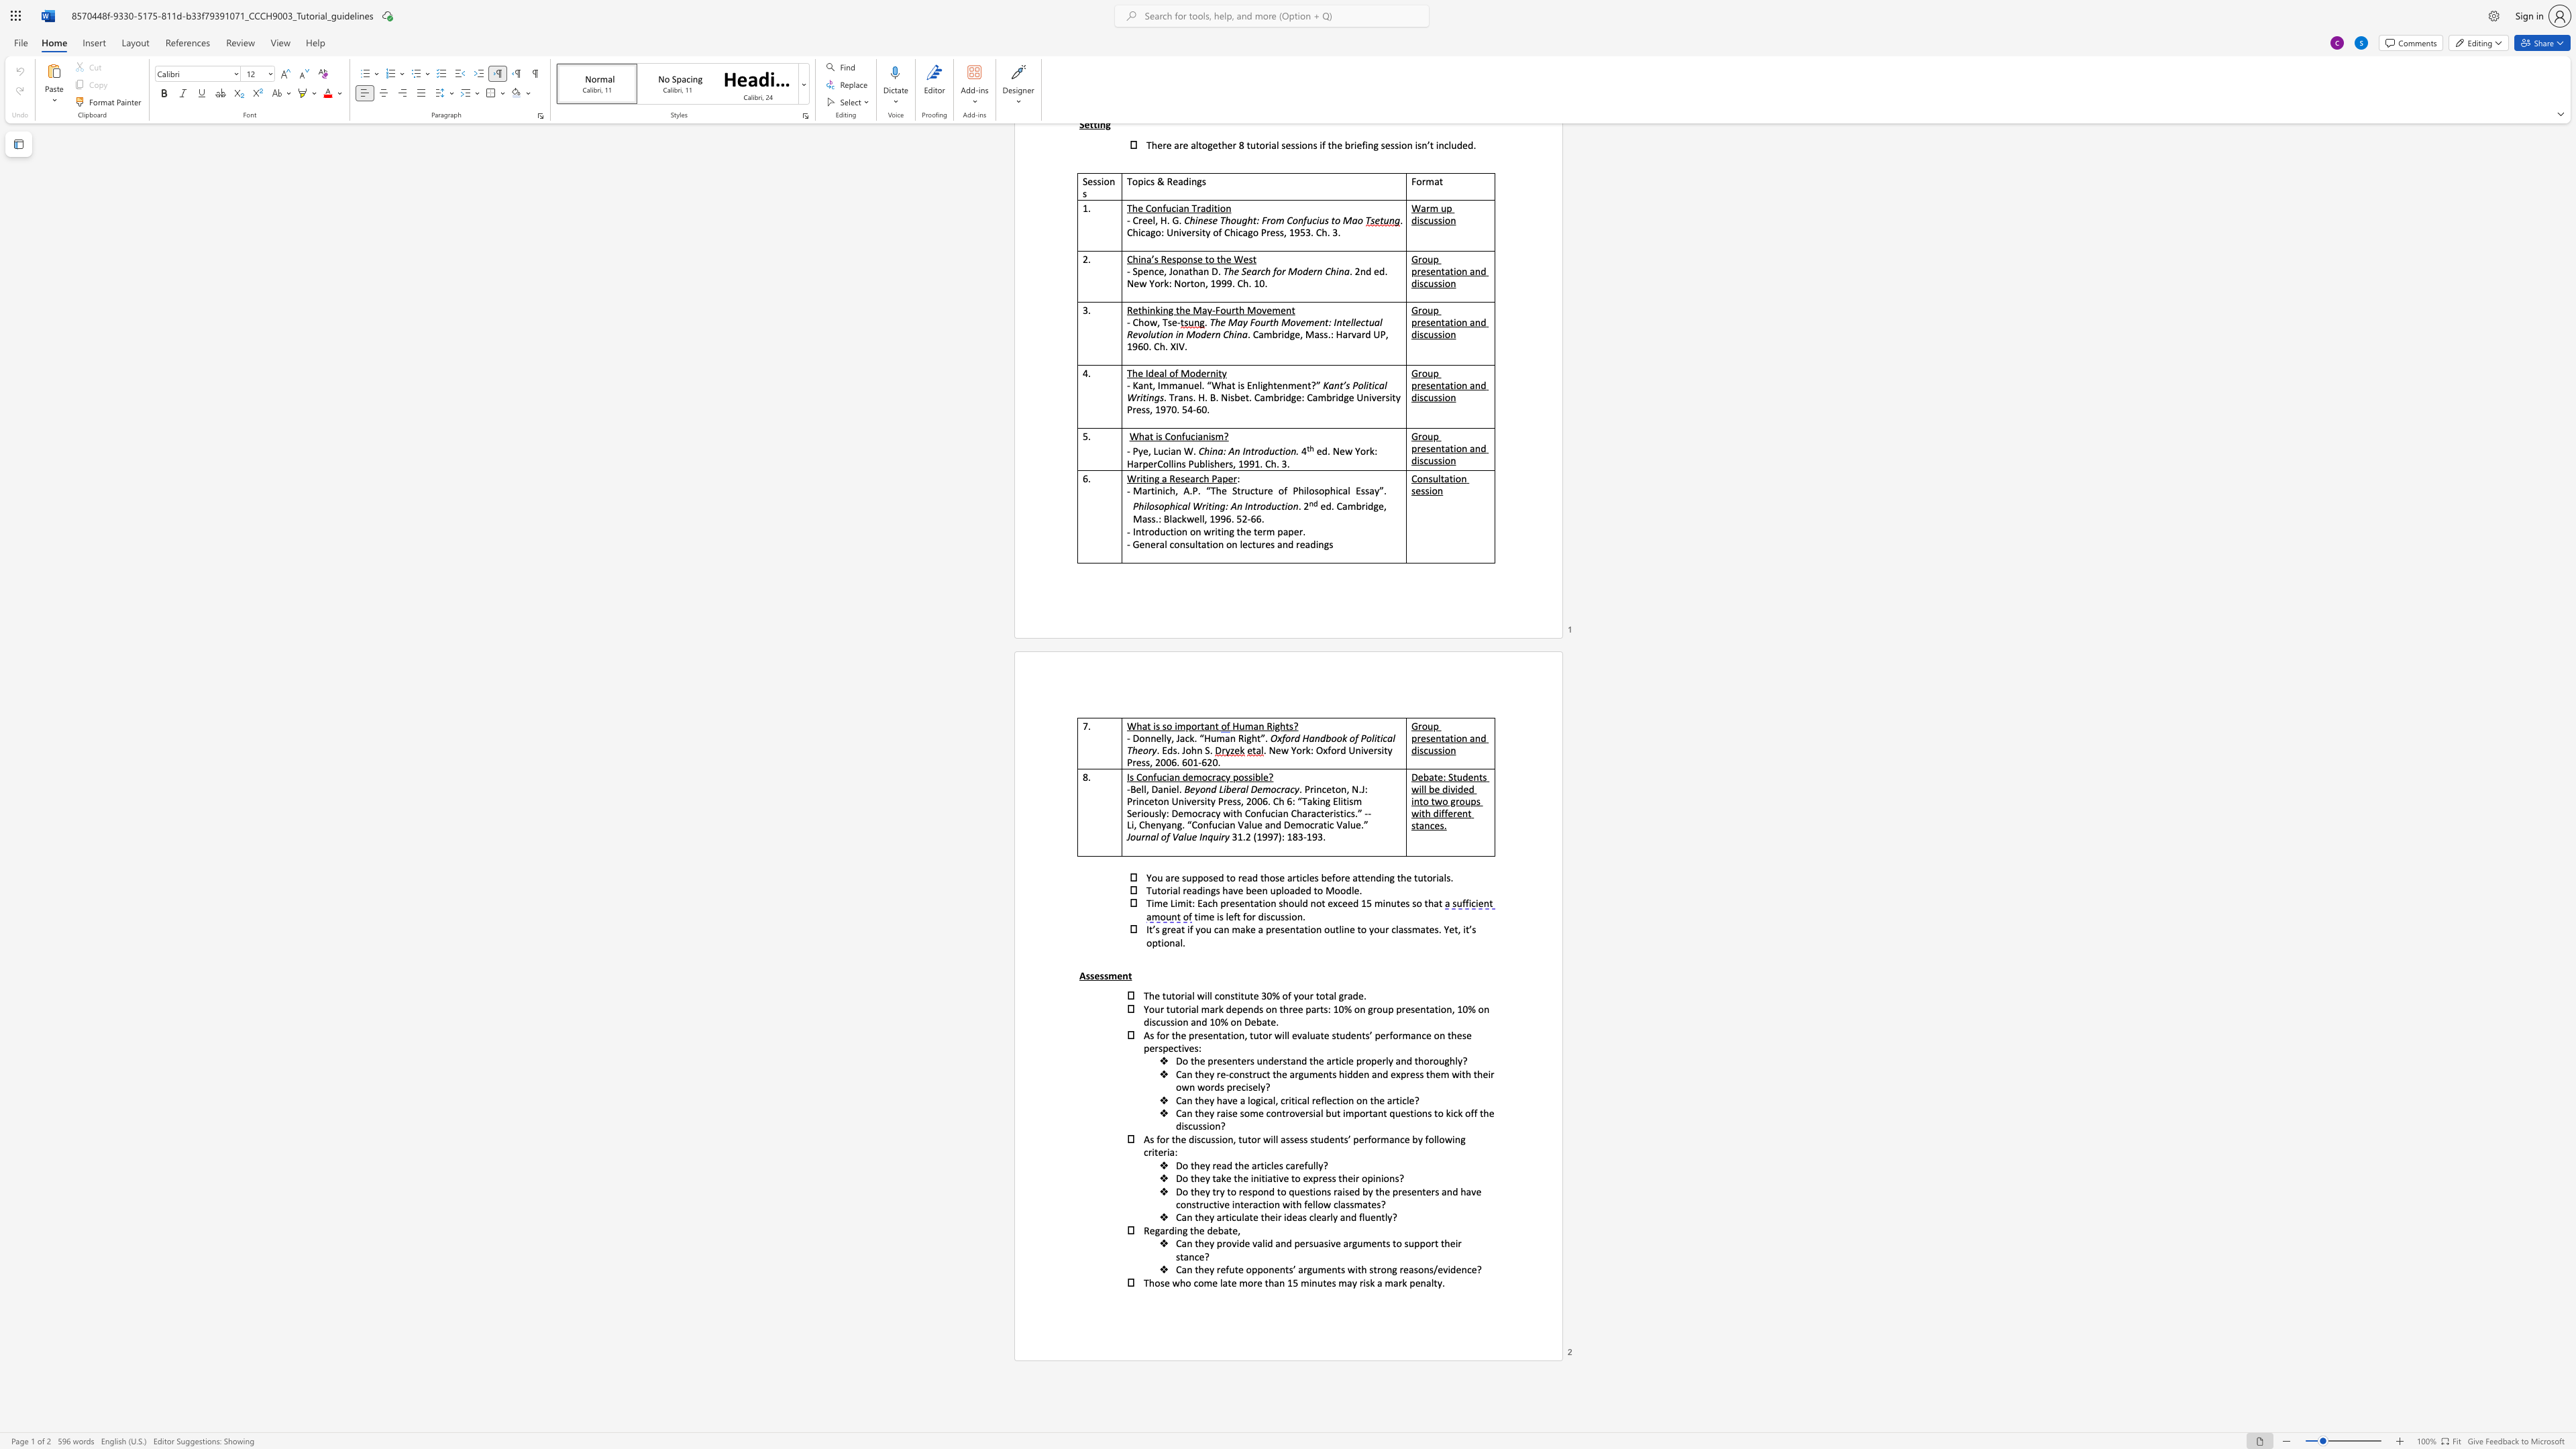 The image size is (2576, 1449). Describe the element at coordinates (1381, 1242) in the screenshot. I see `the subset text "ts to support their stance?" within the text "Can they provide valid and persuasive arguments to support their stance?"` at that location.